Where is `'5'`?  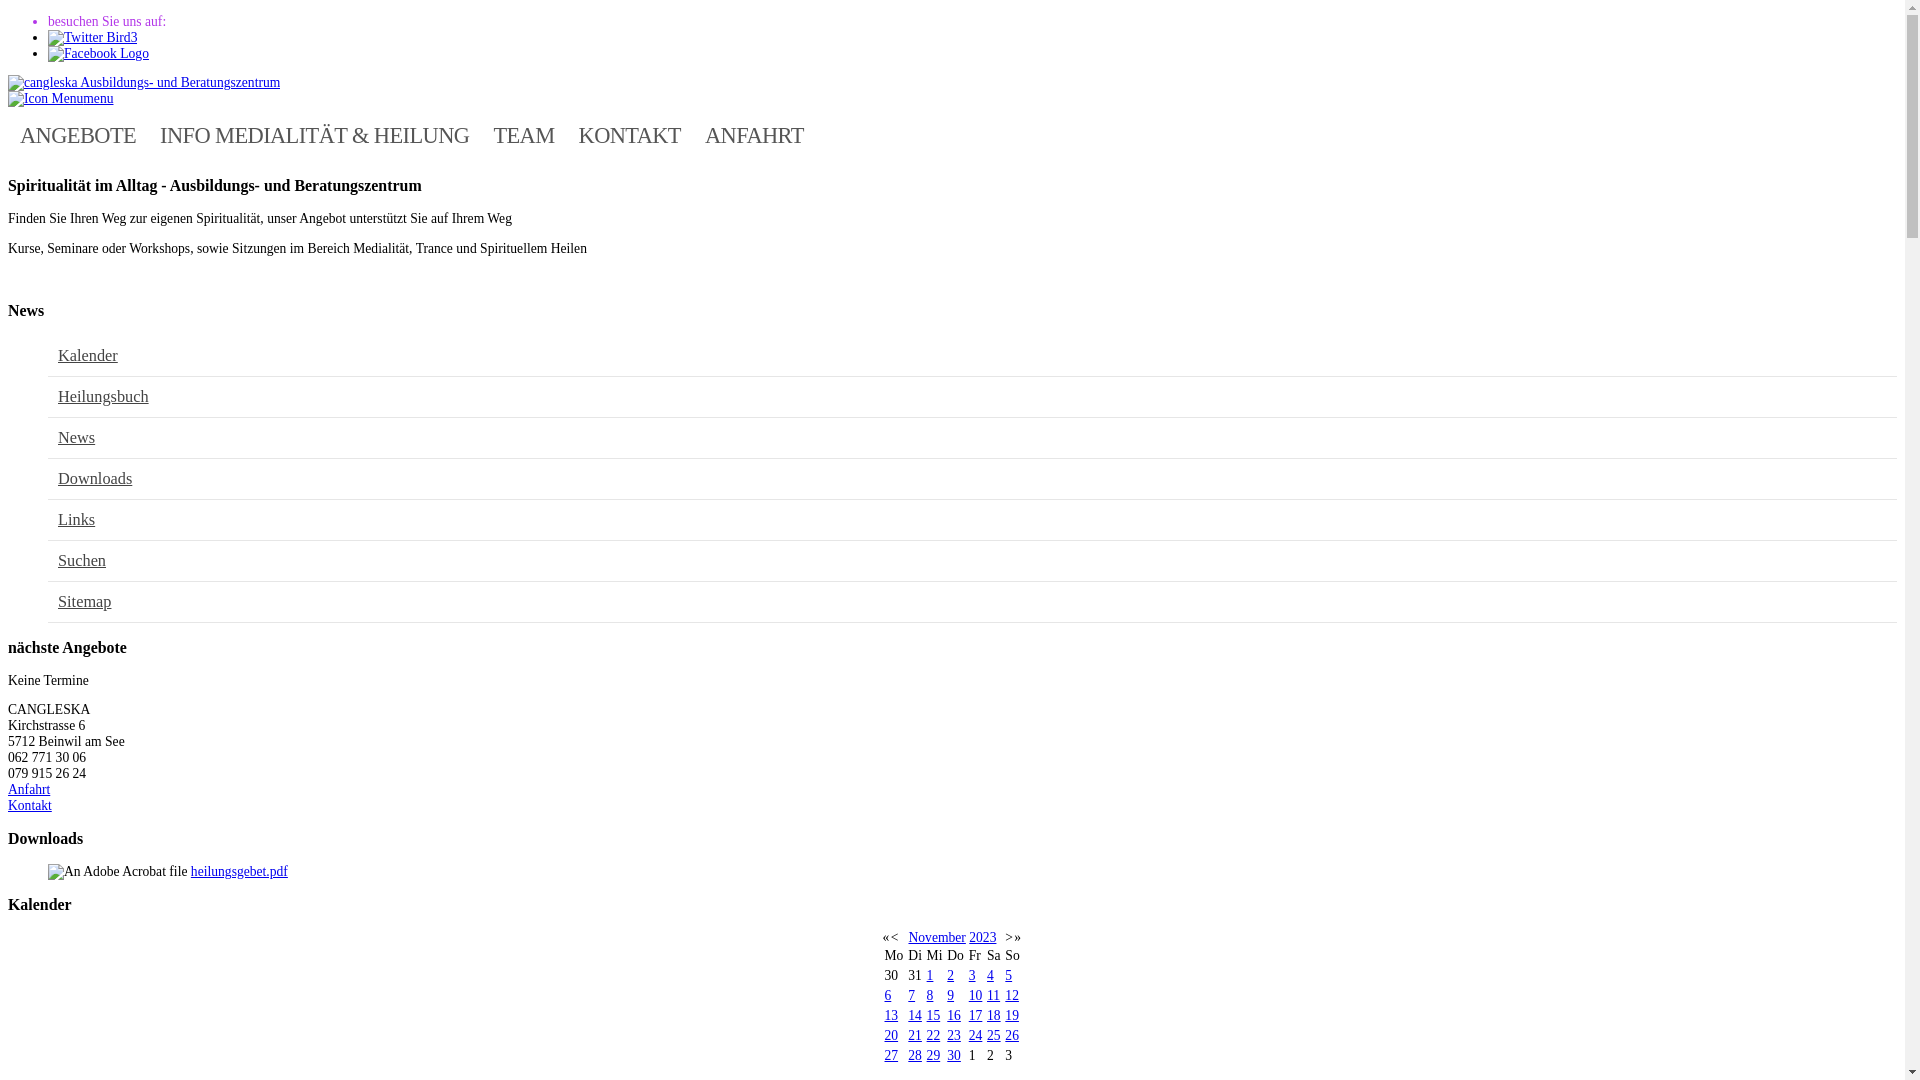
'5' is located at coordinates (1008, 974).